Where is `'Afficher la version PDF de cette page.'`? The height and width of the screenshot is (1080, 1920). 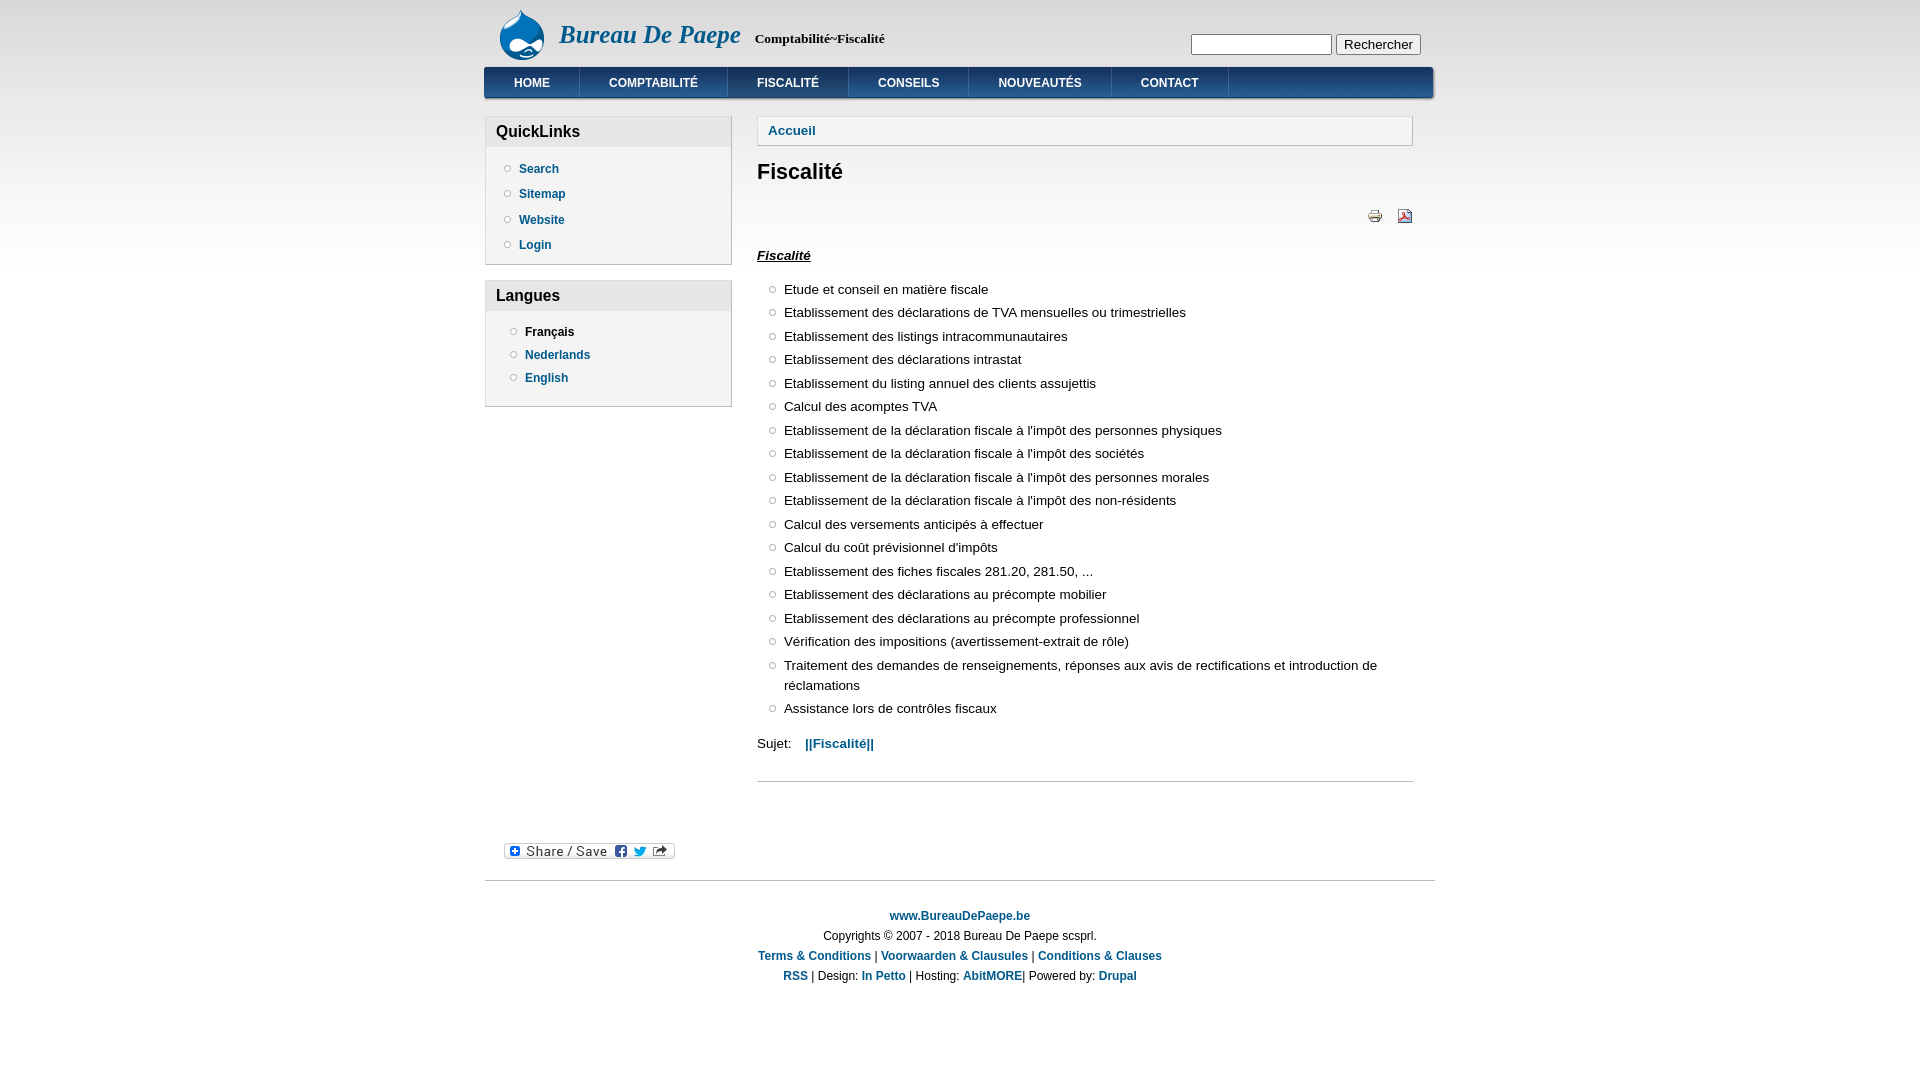
'Afficher la version PDF de cette page.' is located at coordinates (1402, 215).